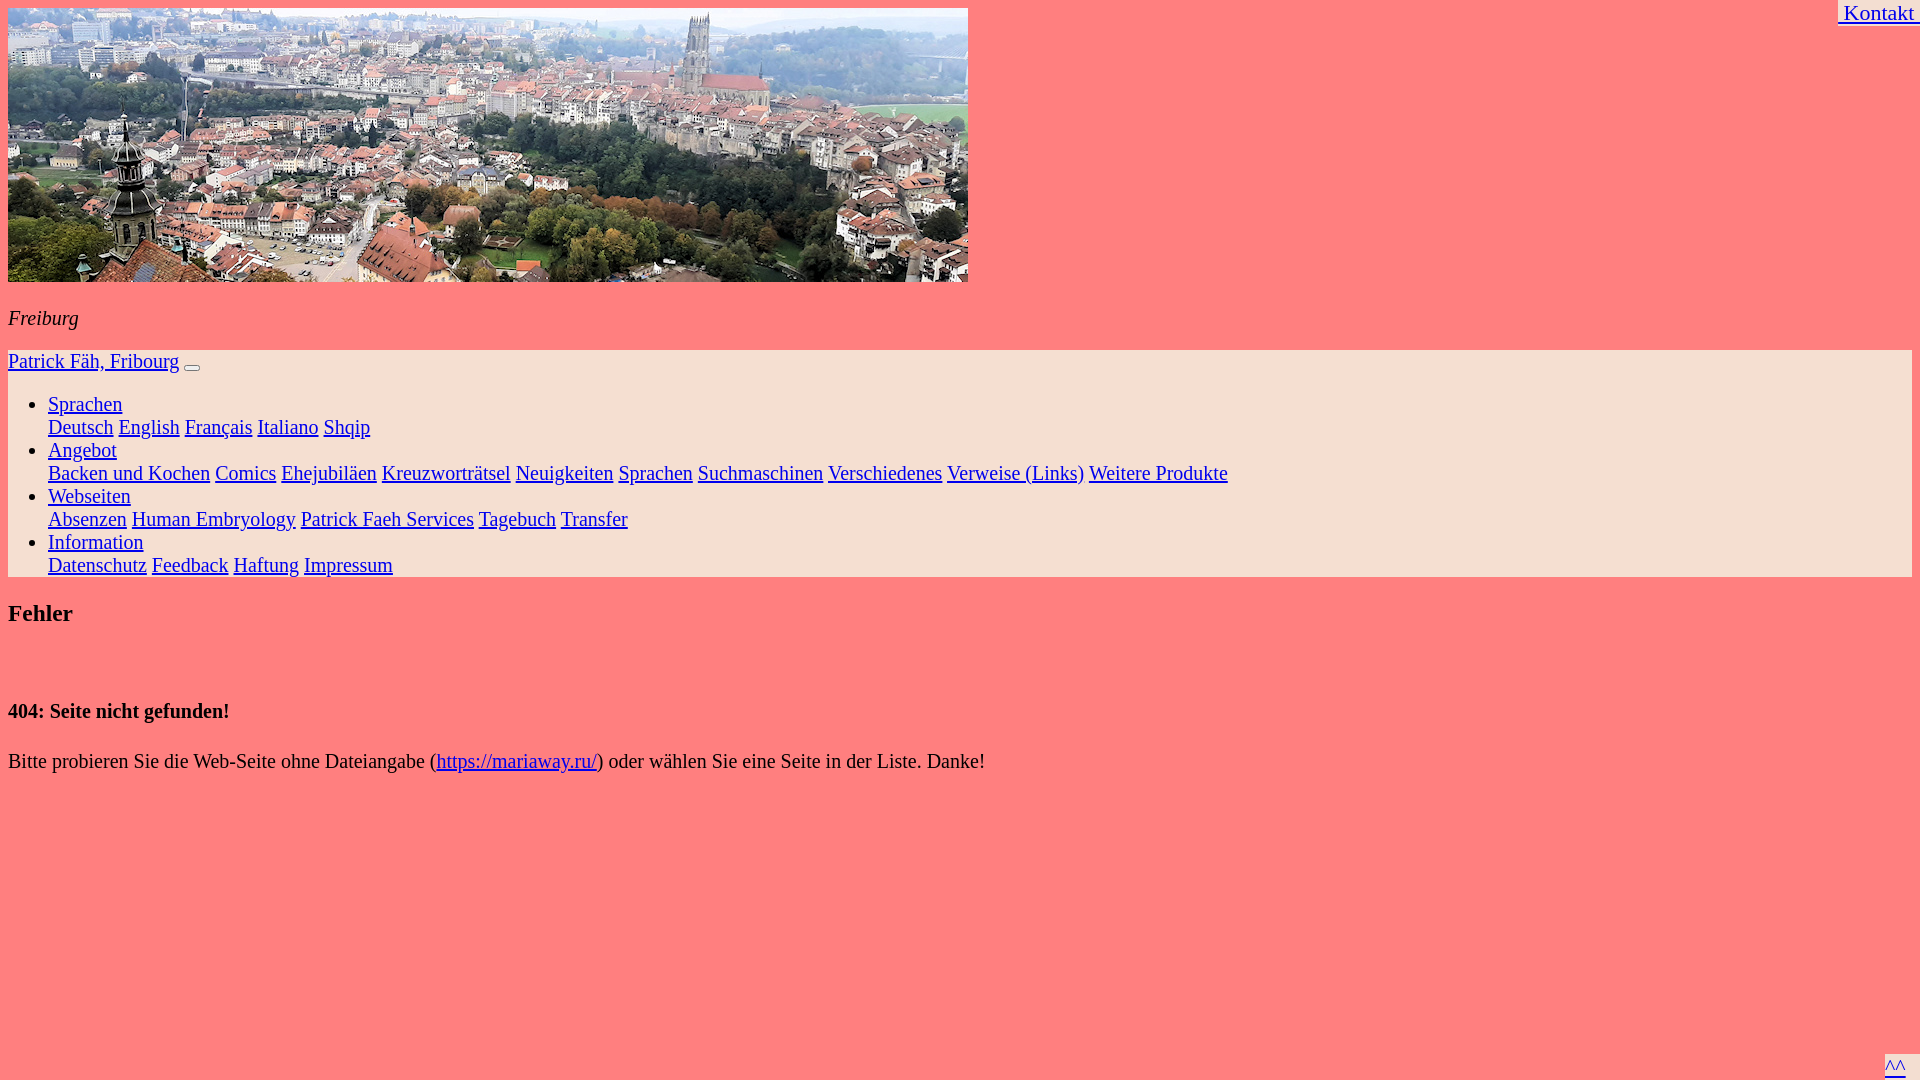  What do you see at coordinates (1894, 1065) in the screenshot?
I see `'^^'` at bounding box center [1894, 1065].